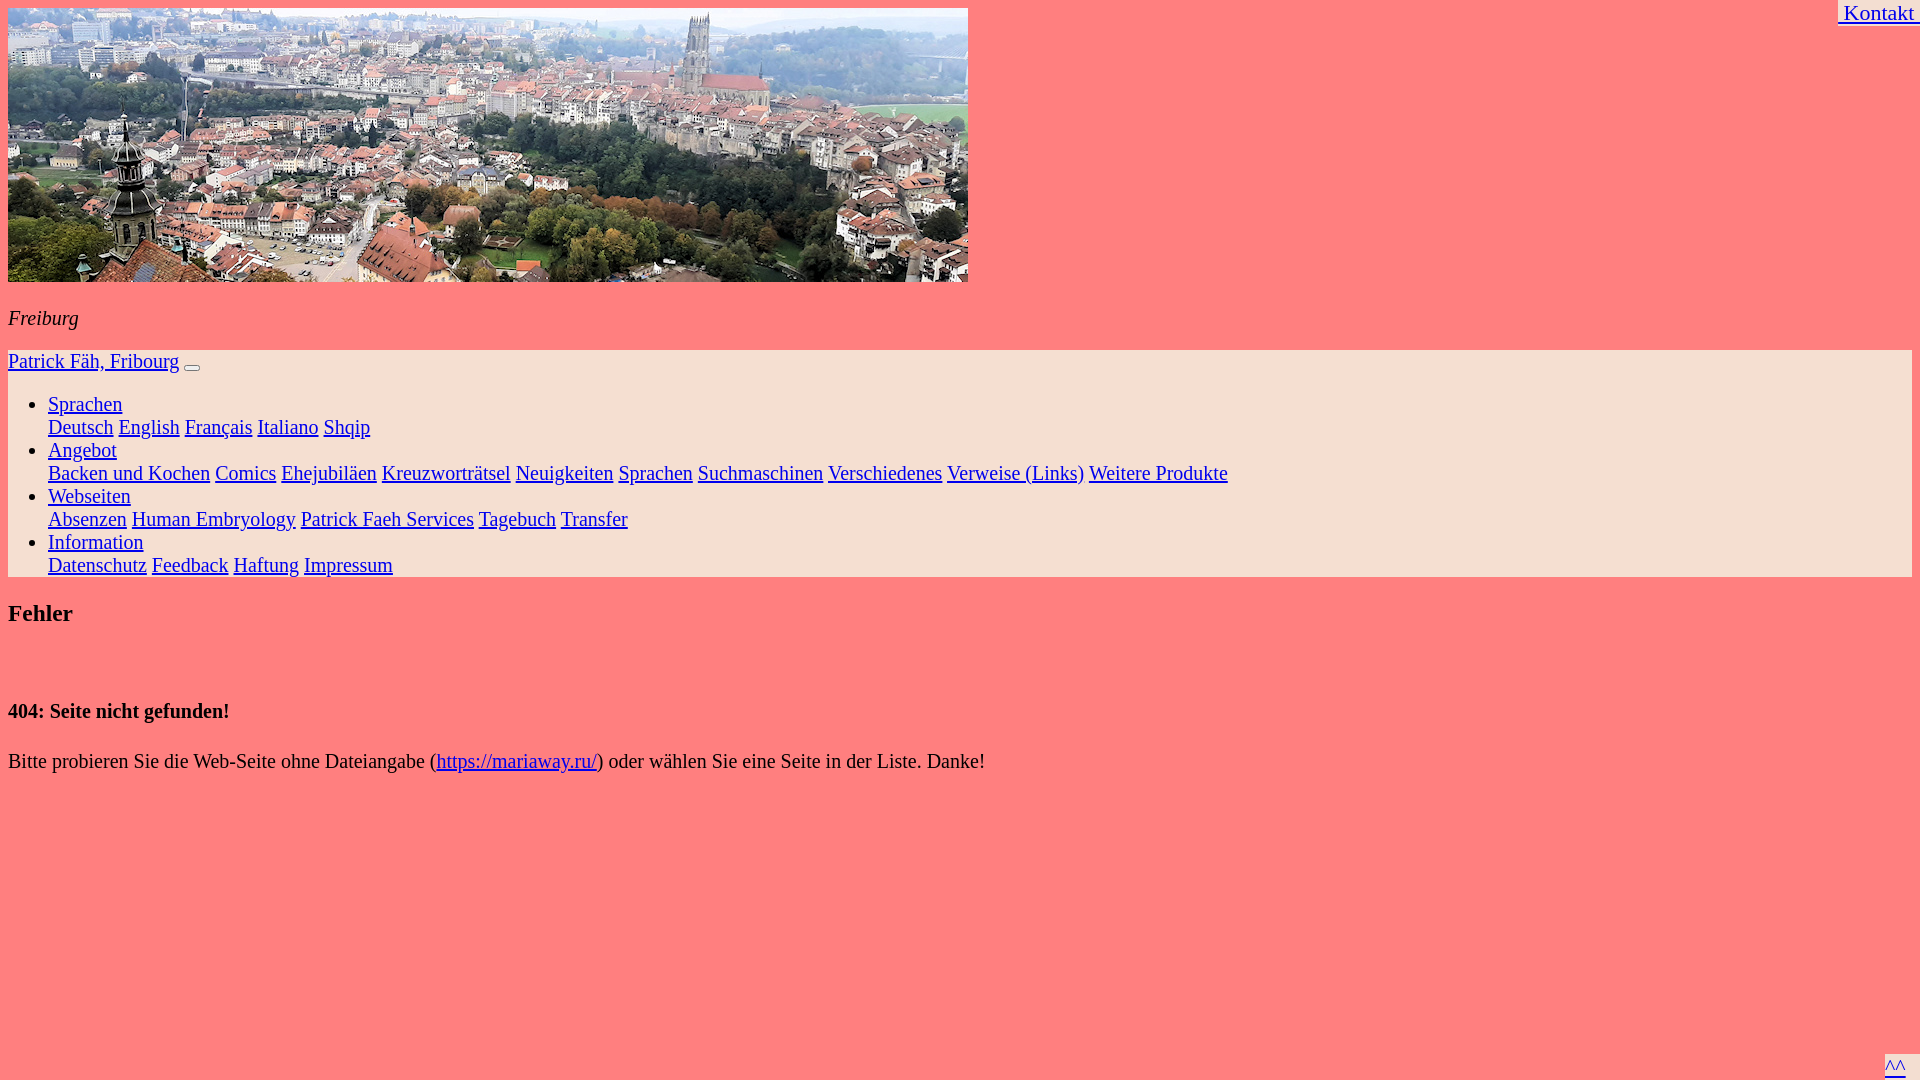  What do you see at coordinates (1894, 1065) in the screenshot?
I see `'^^'` at bounding box center [1894, 1065].